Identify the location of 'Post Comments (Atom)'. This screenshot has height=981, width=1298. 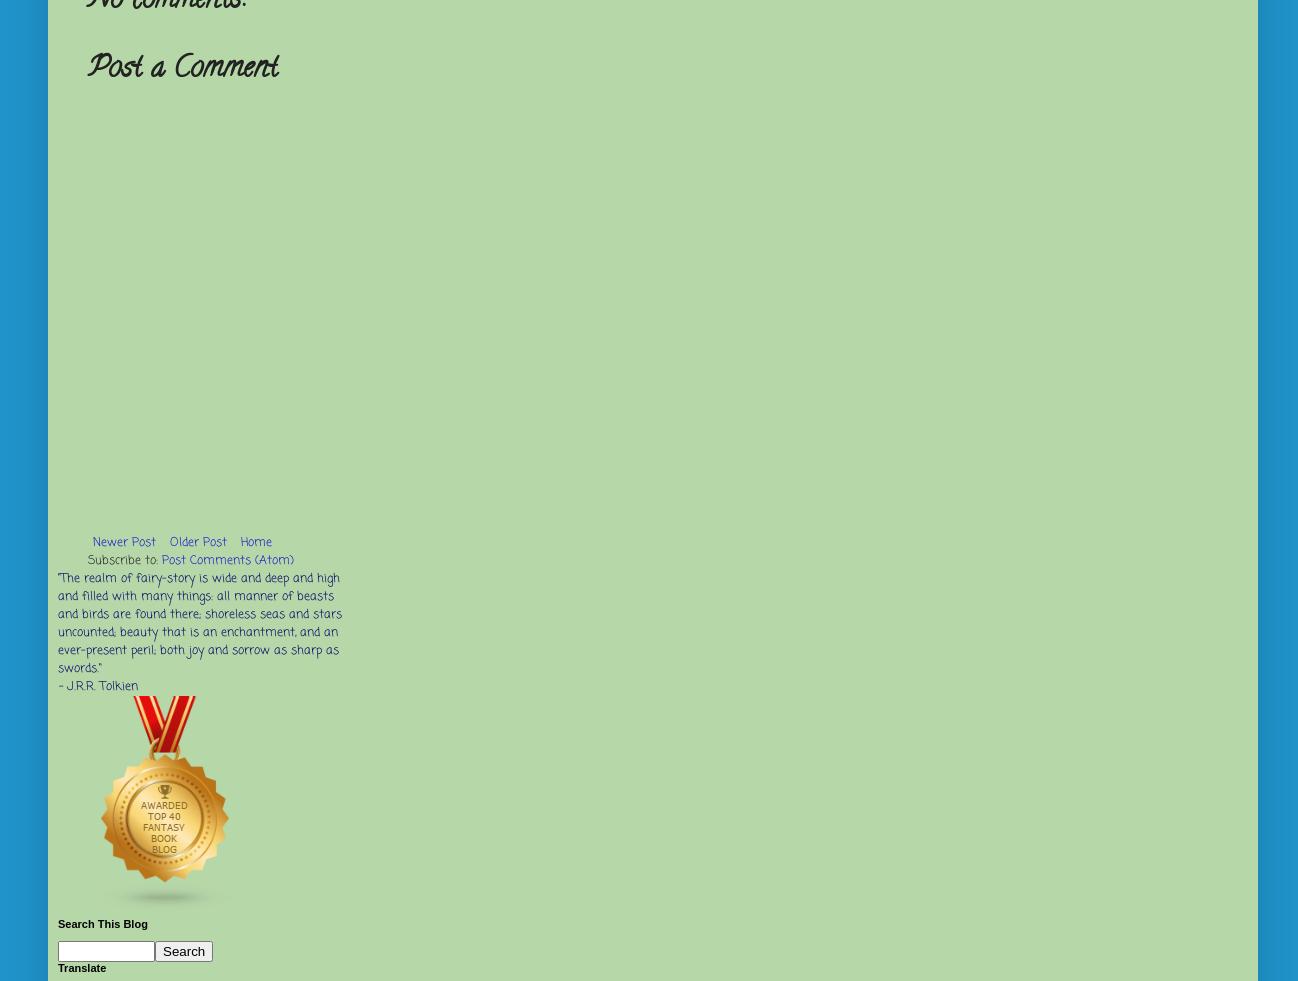
(228, 561).